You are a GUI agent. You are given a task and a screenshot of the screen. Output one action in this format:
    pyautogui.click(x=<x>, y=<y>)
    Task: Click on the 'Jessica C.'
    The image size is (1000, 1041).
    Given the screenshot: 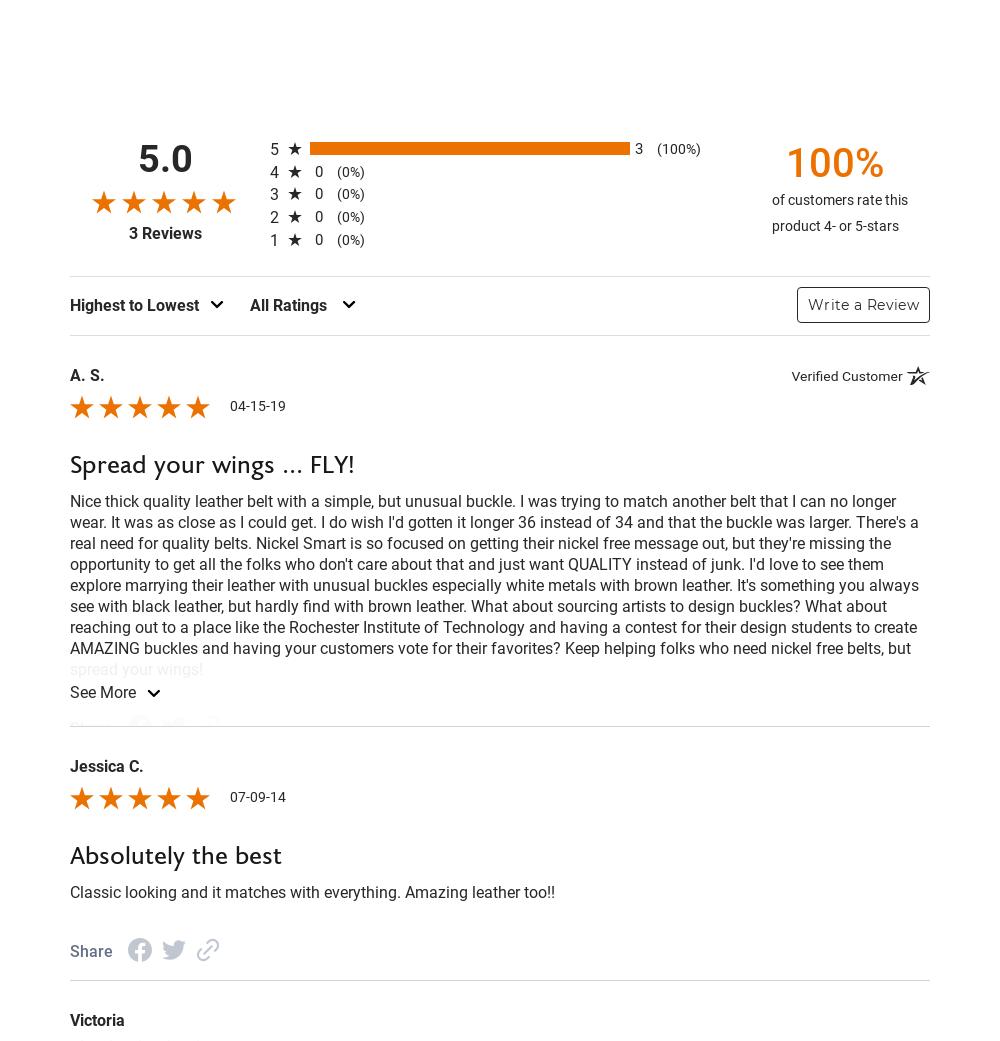 What is the action you would take?
    pyautogui.click(x=69, y=765)
    